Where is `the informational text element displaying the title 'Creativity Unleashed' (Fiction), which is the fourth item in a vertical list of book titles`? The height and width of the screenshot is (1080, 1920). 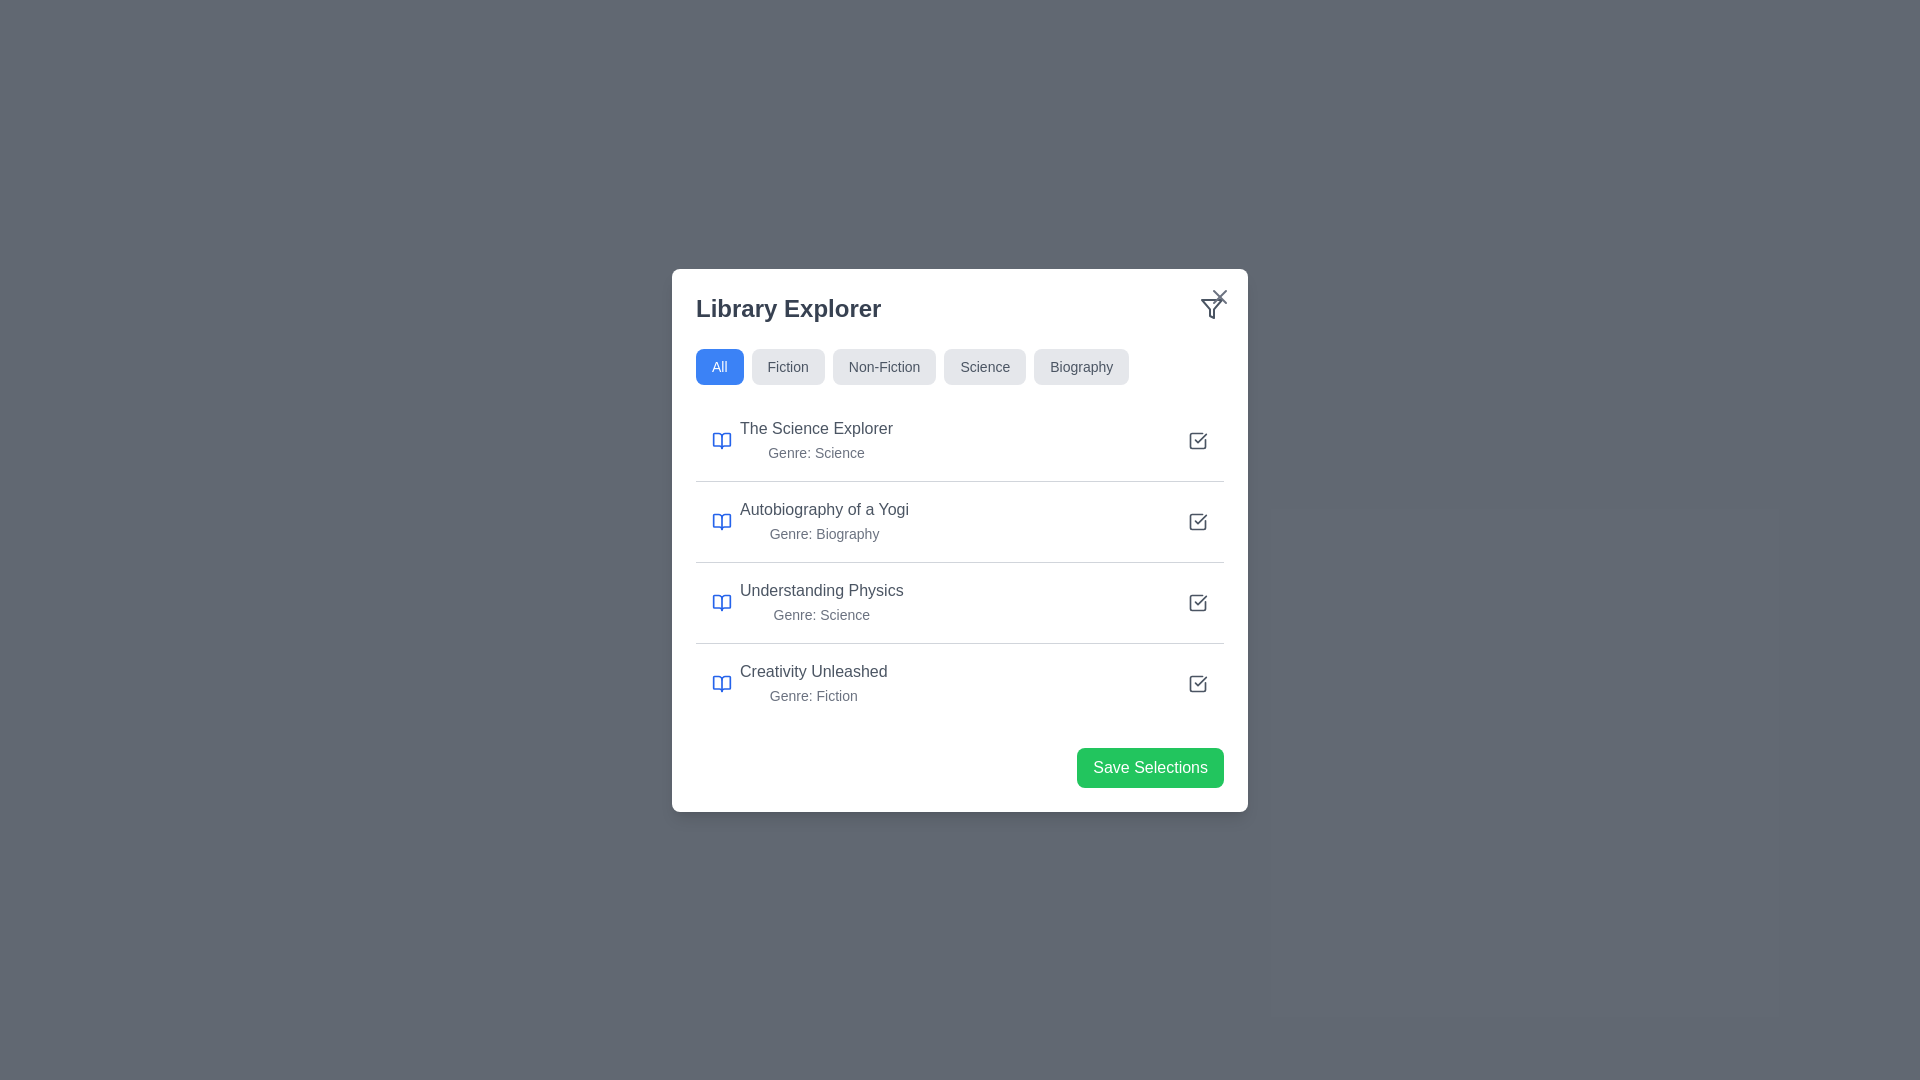 the informational text element displaying the title 'Creativity Unleashed' (Fiction), which is the fourth item in a vertical list of book titles is located at coordinates (798, 682).